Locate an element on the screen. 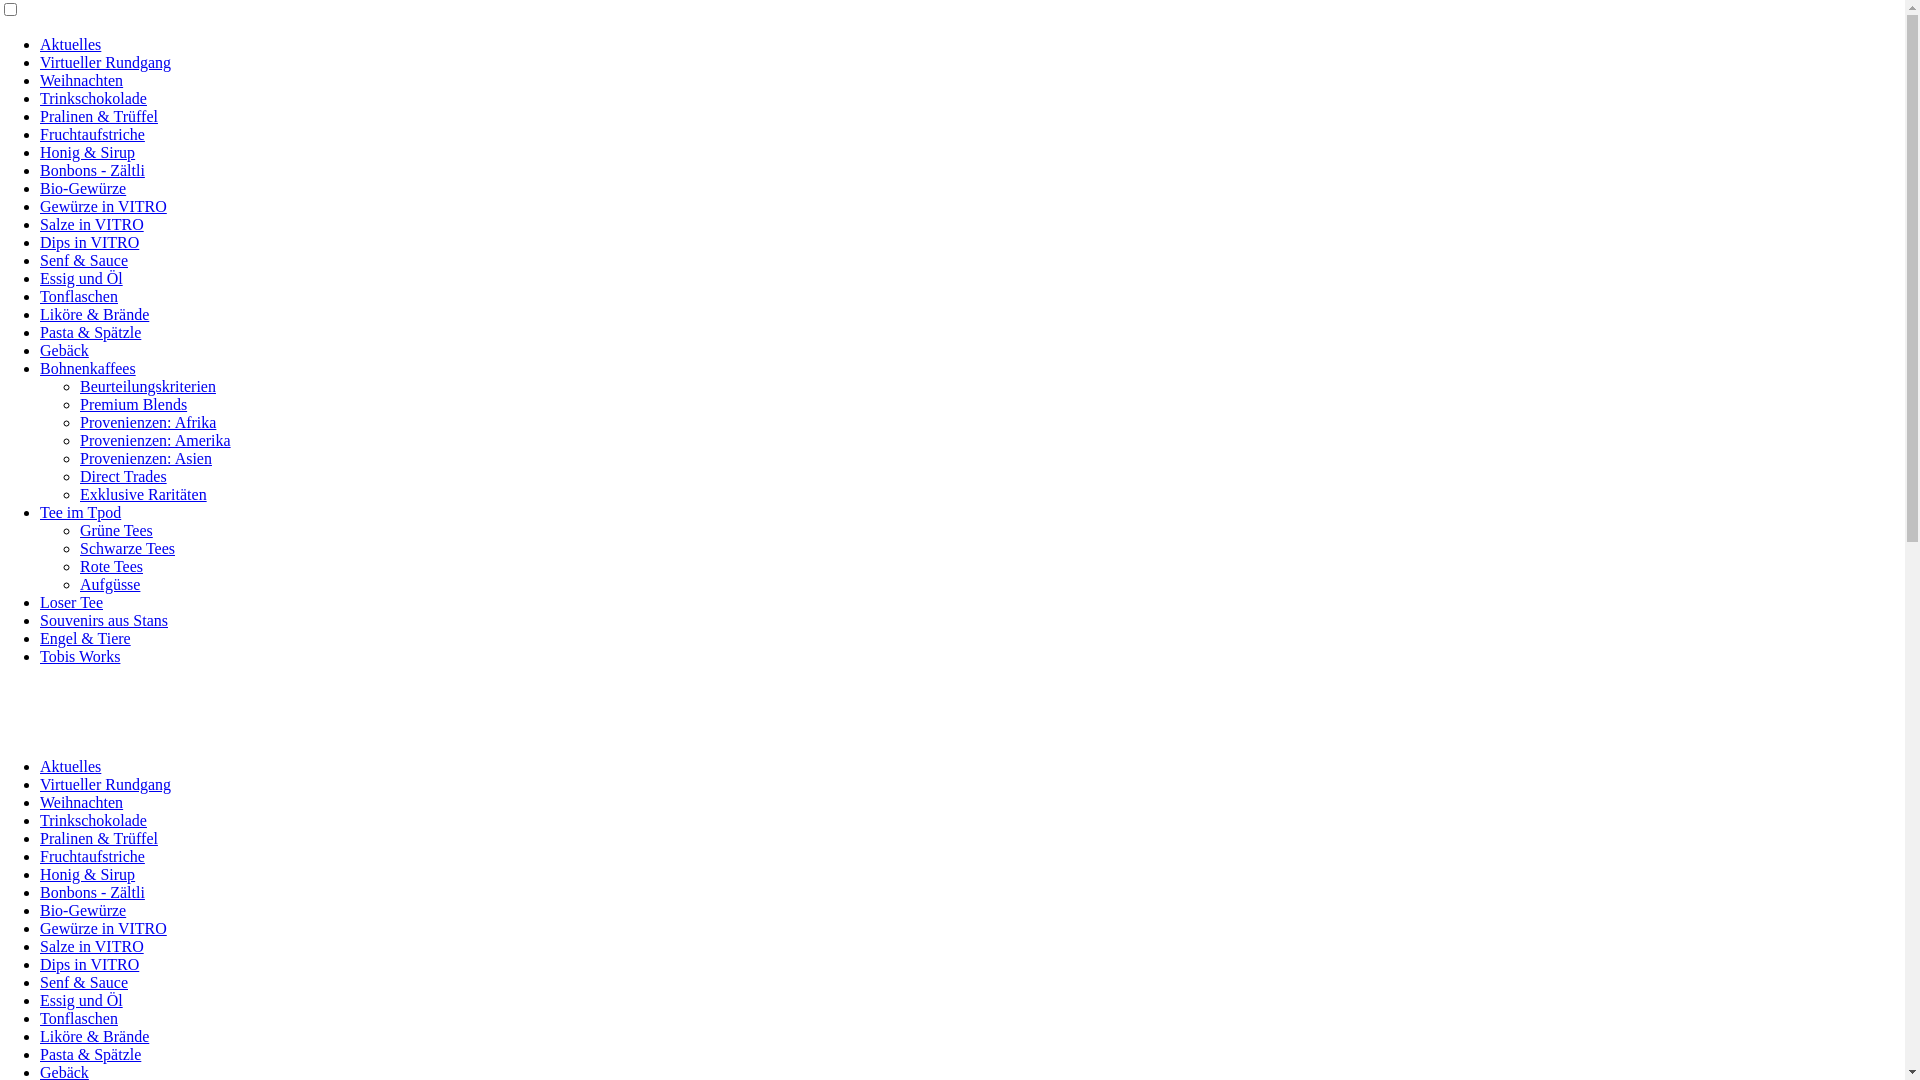 This screenshot has width=1920, height=1080. 'Rote Tees' is located at coordinates (110, 566).